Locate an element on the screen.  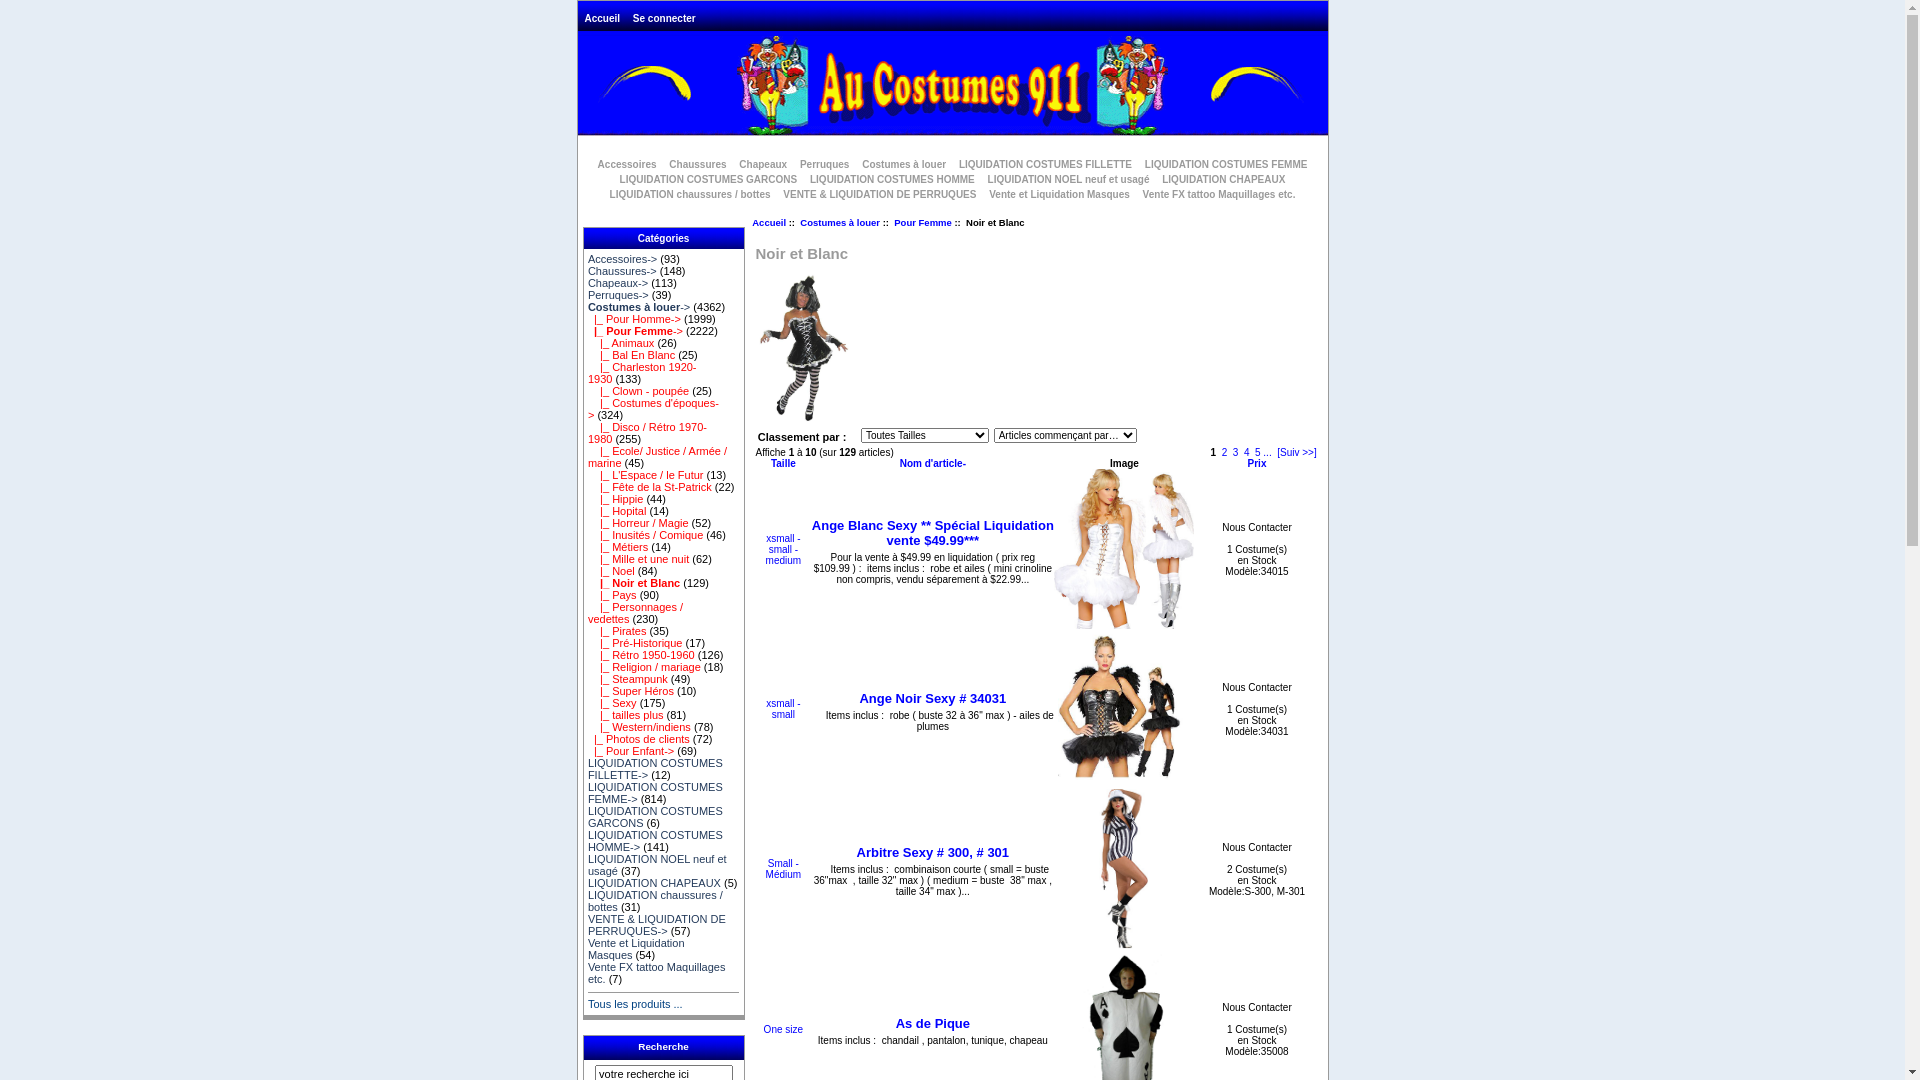
'Chapeaux' is located at coordinates (733, 163).